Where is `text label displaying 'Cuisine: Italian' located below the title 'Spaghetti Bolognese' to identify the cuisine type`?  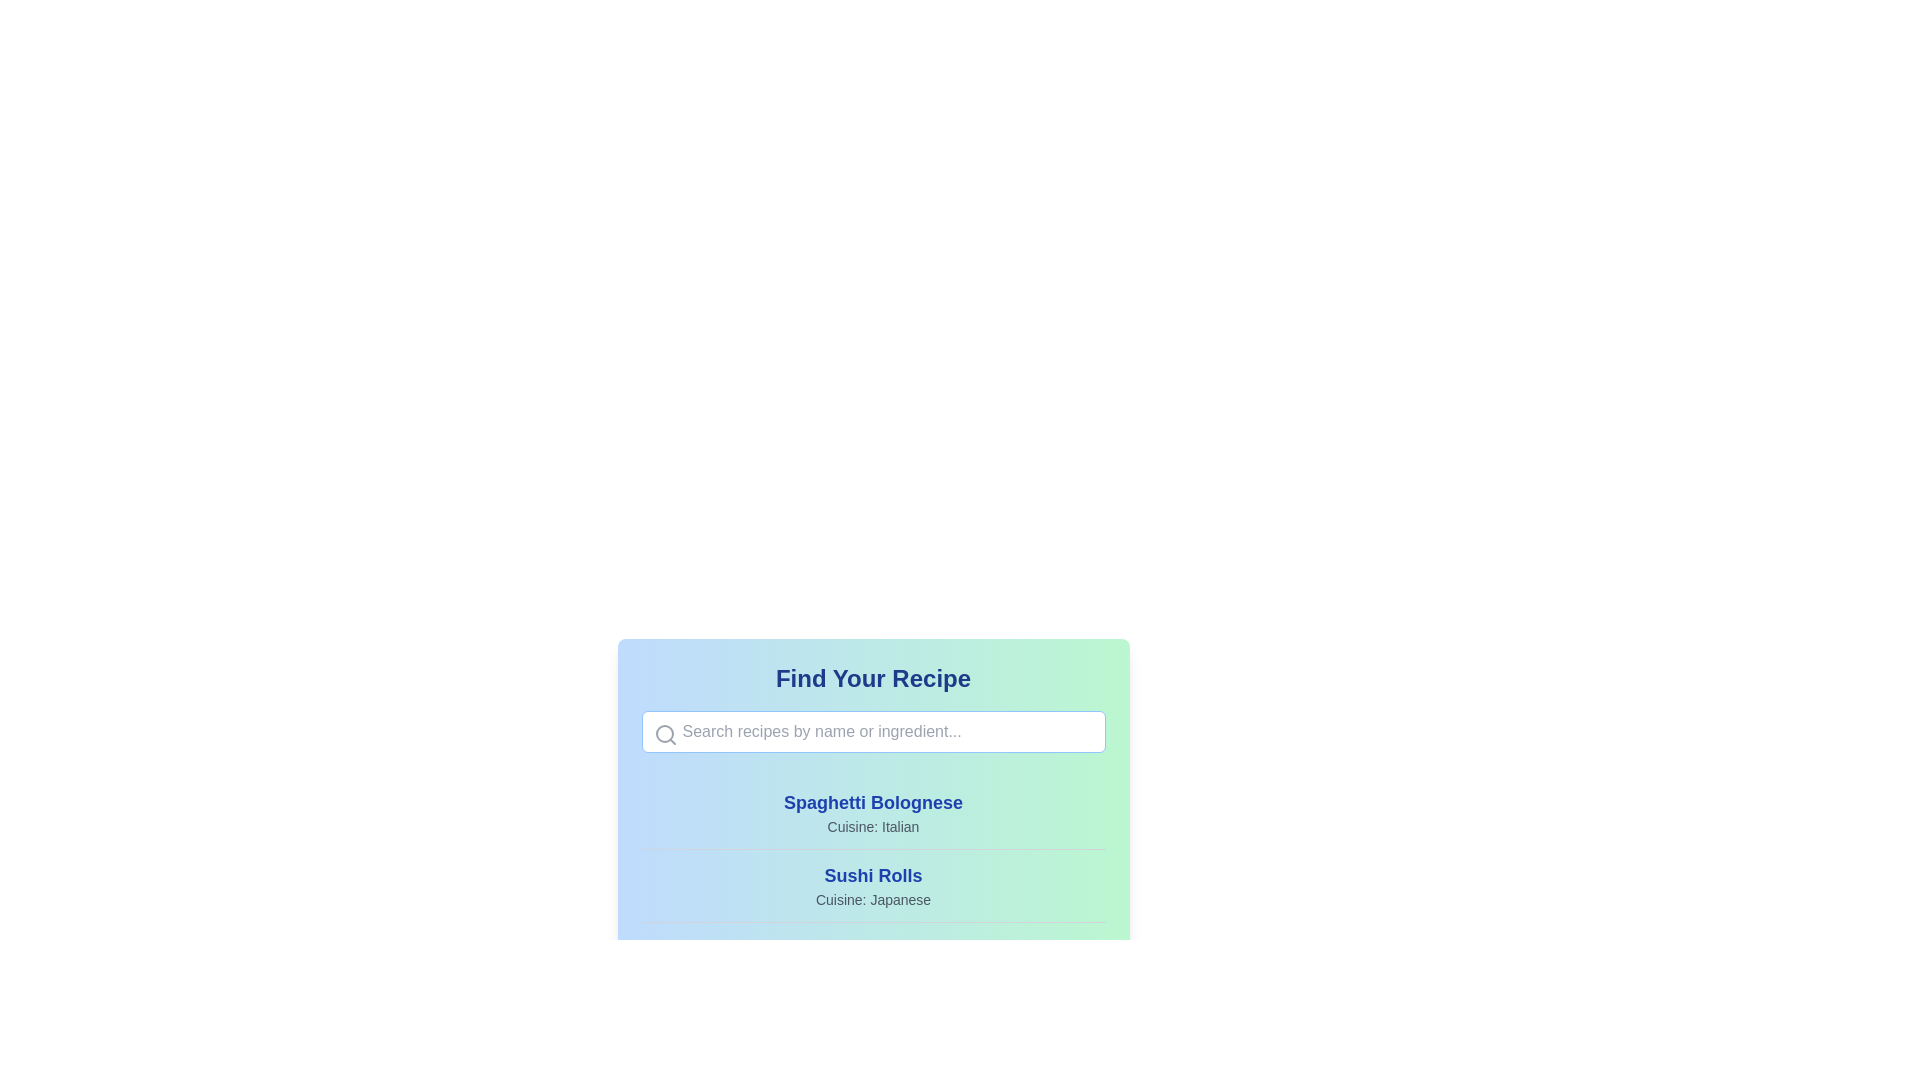
text label displaying 'Cuisine: Italian' located below the title 'Spaghetti Bolognese' to identify the cuisine type is located at coordinates (873, 826).